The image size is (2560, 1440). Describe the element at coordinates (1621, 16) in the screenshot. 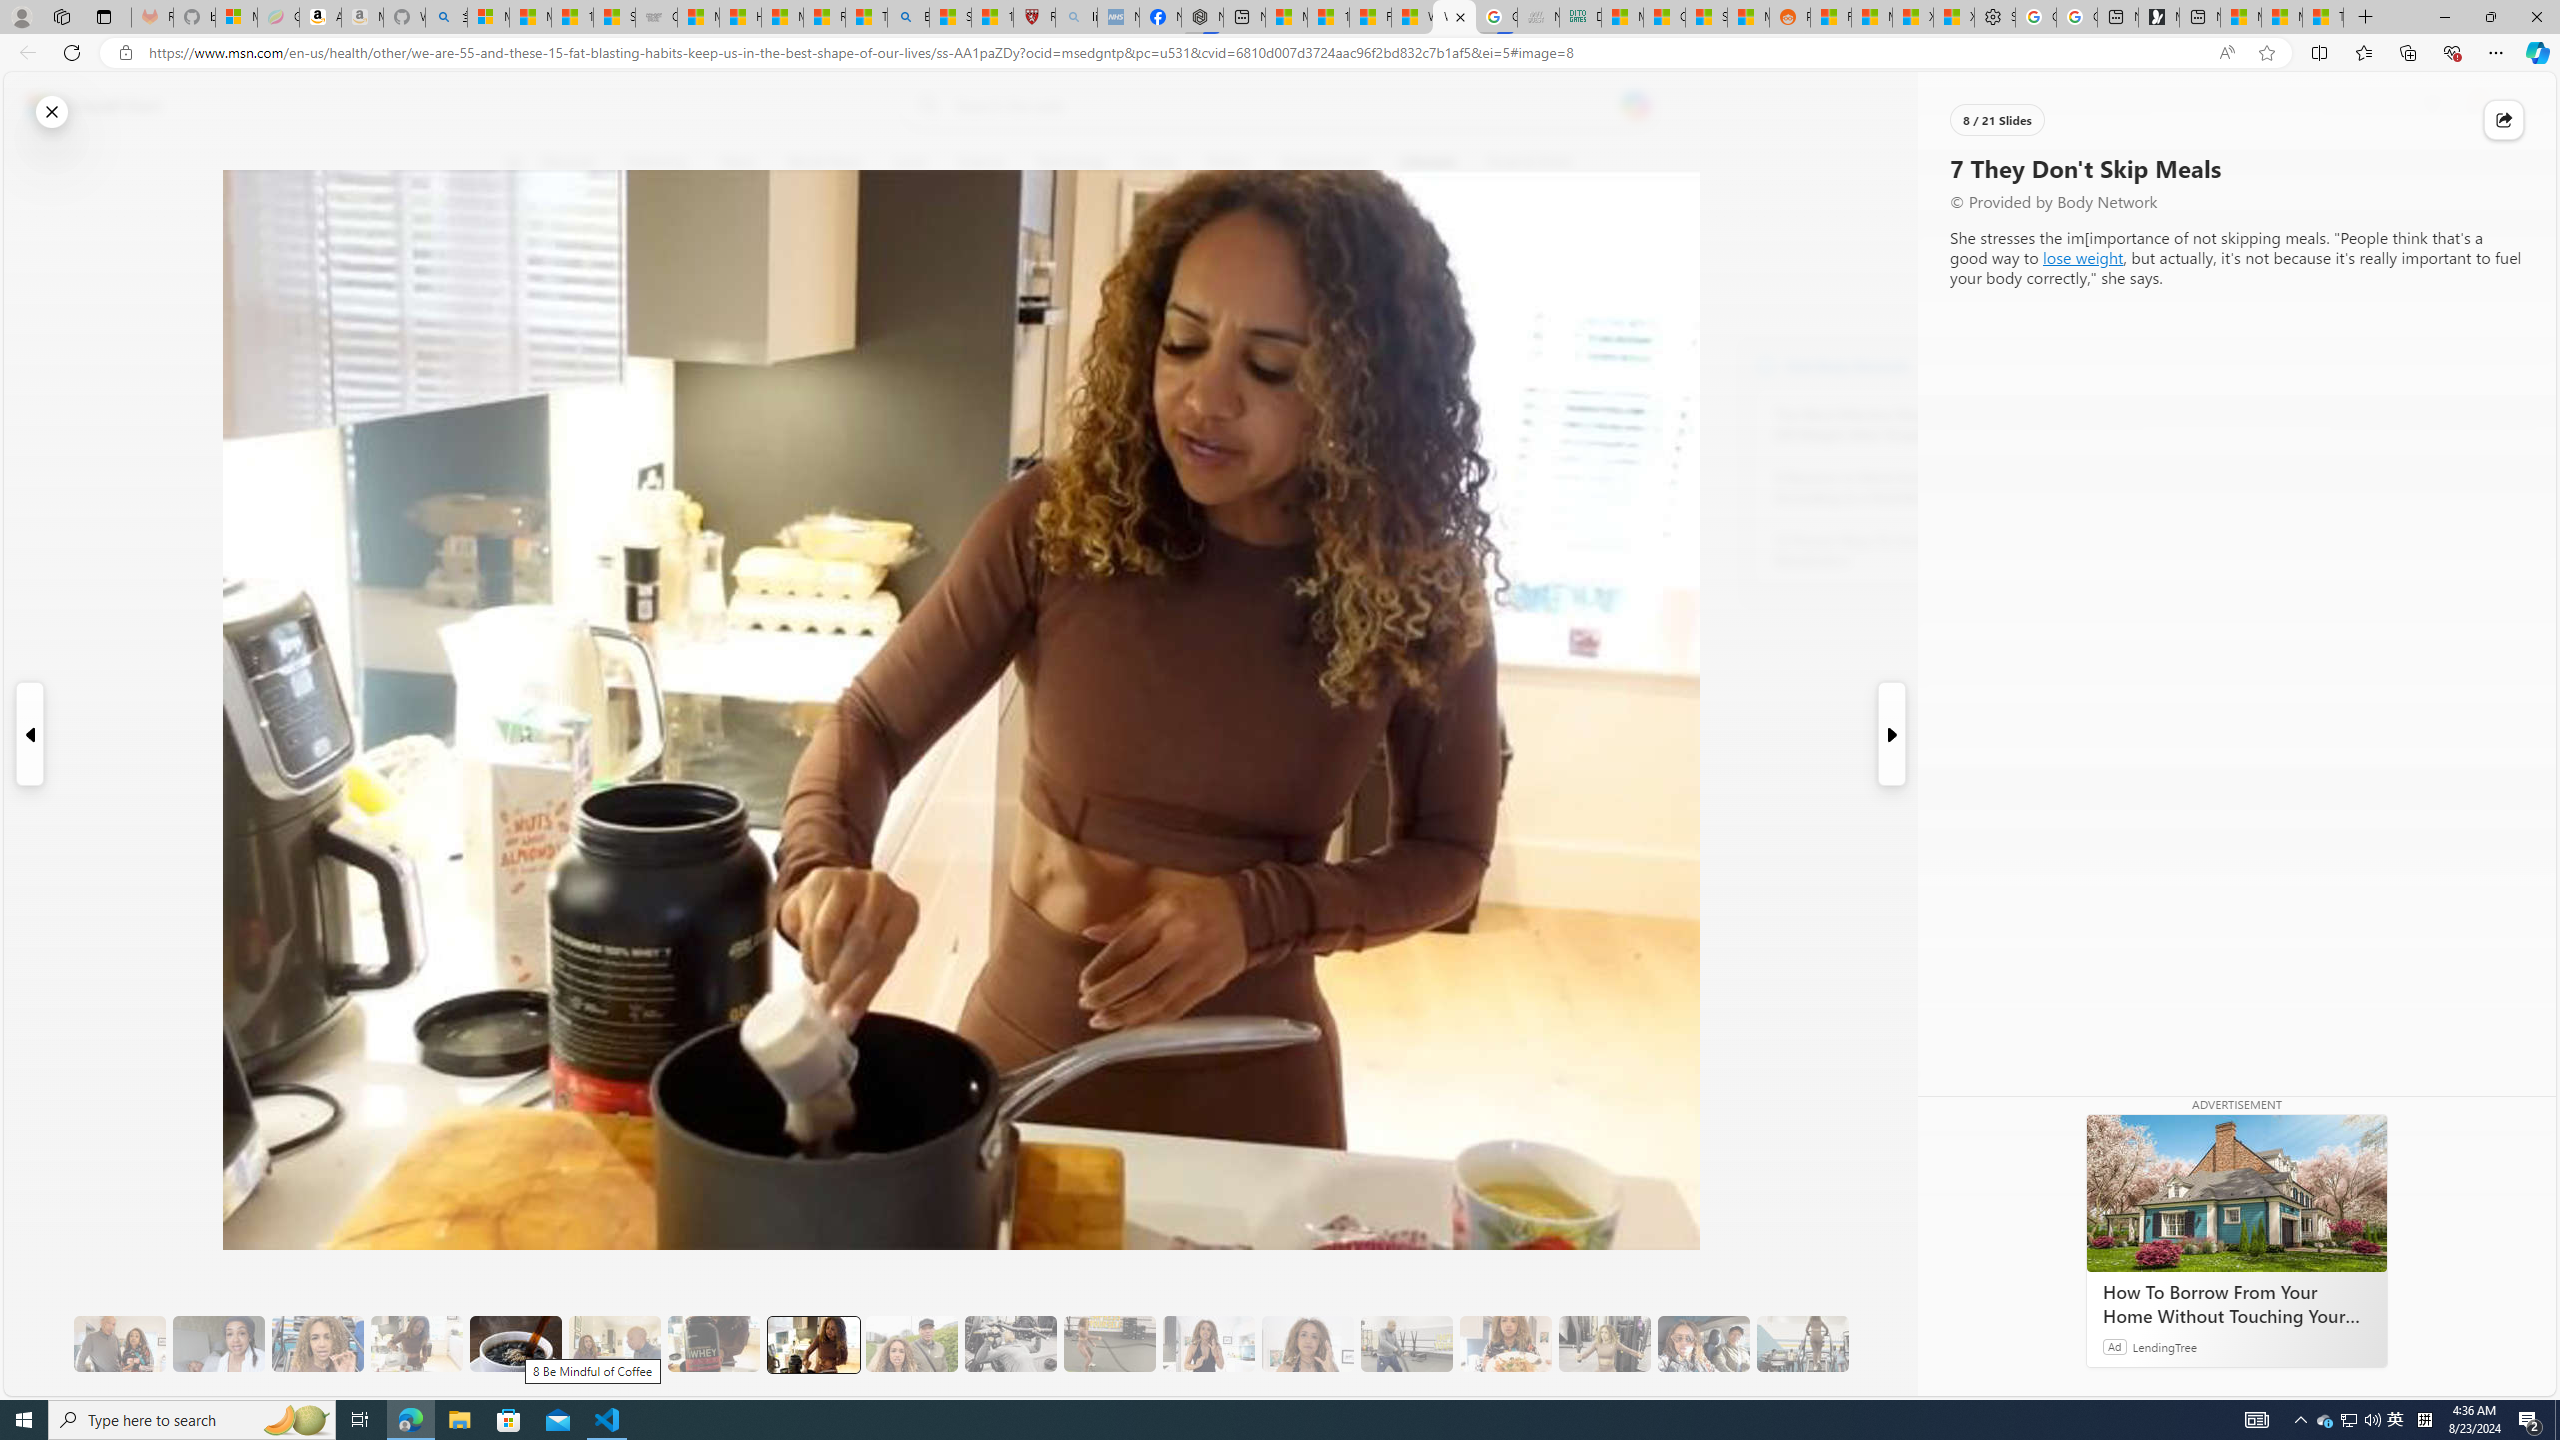

I see `'MSNBC - MSN'` at that location.